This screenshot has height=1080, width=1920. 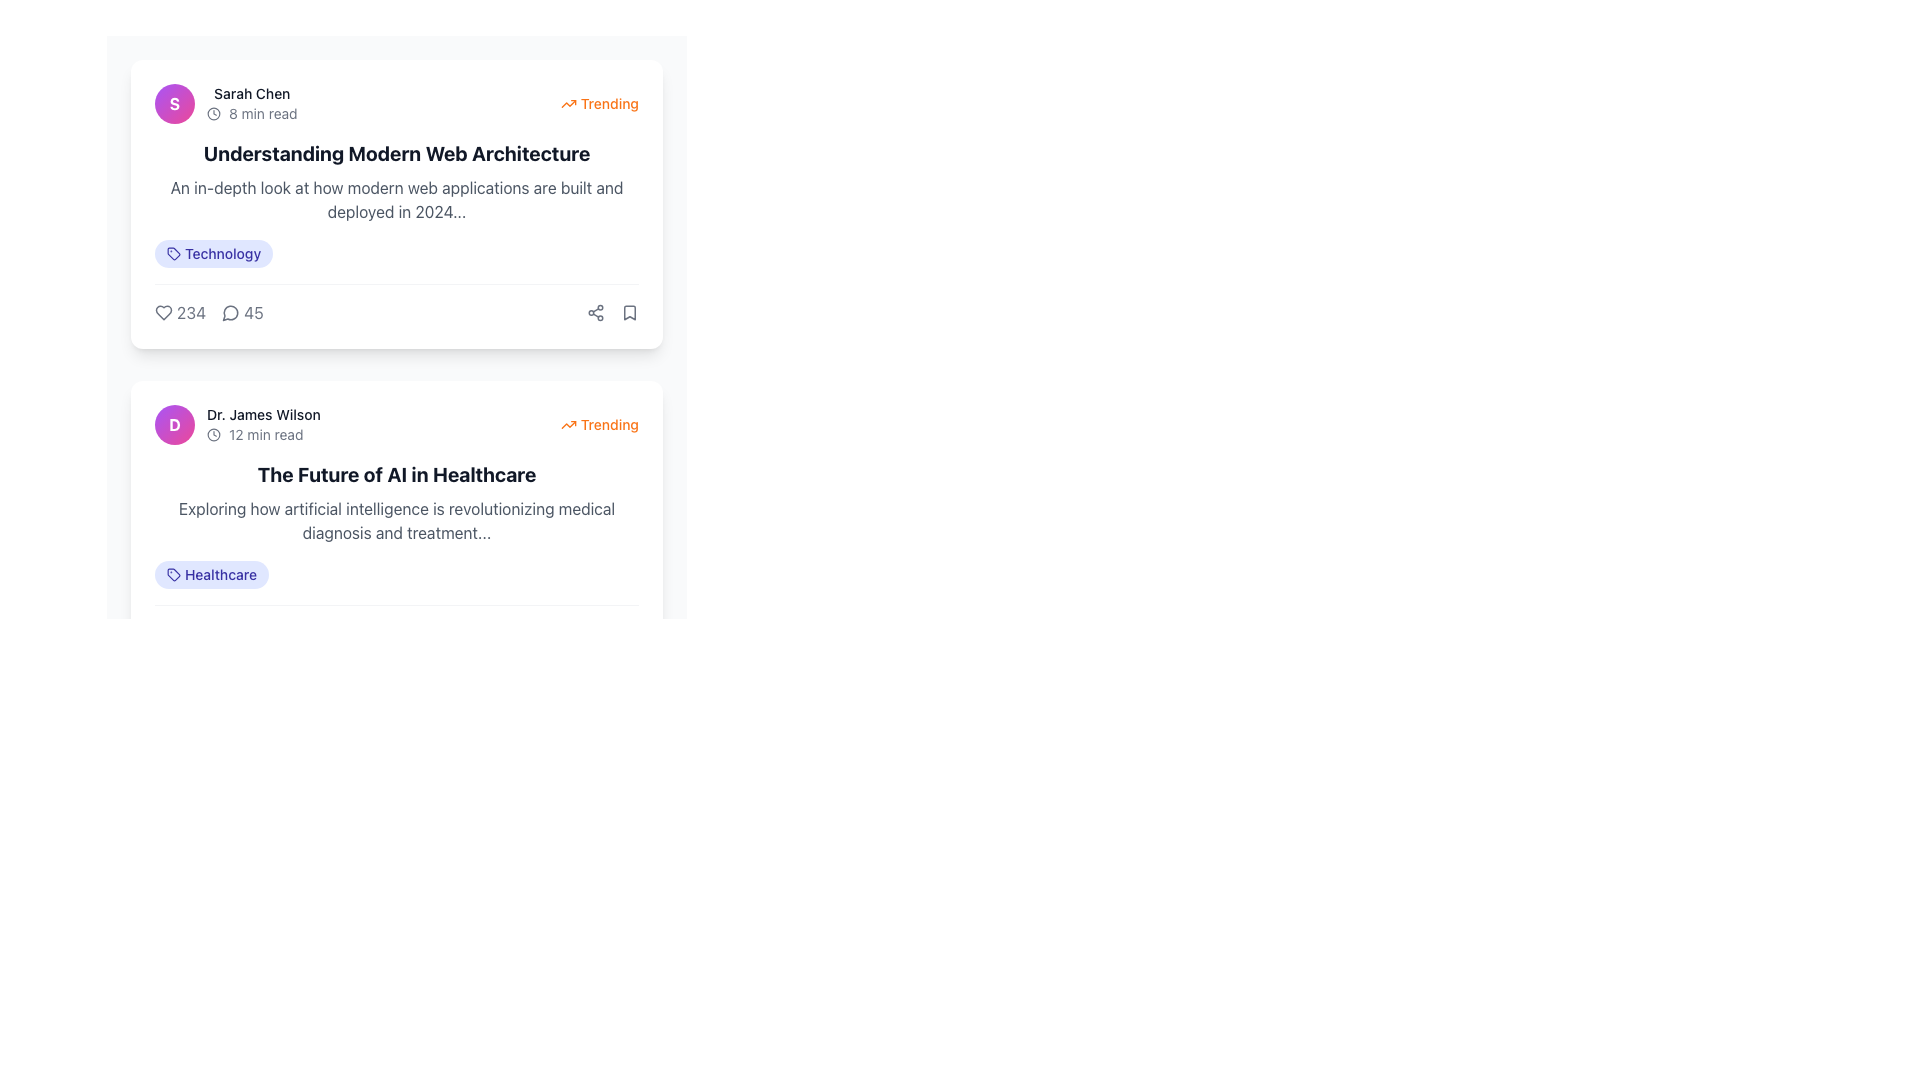 I want to click on author information segment located in the second card below 'Understanding Modern Web Architecture', which displays 'Dr. James Wilson' and '12 min read', so click(x=237, y=423).